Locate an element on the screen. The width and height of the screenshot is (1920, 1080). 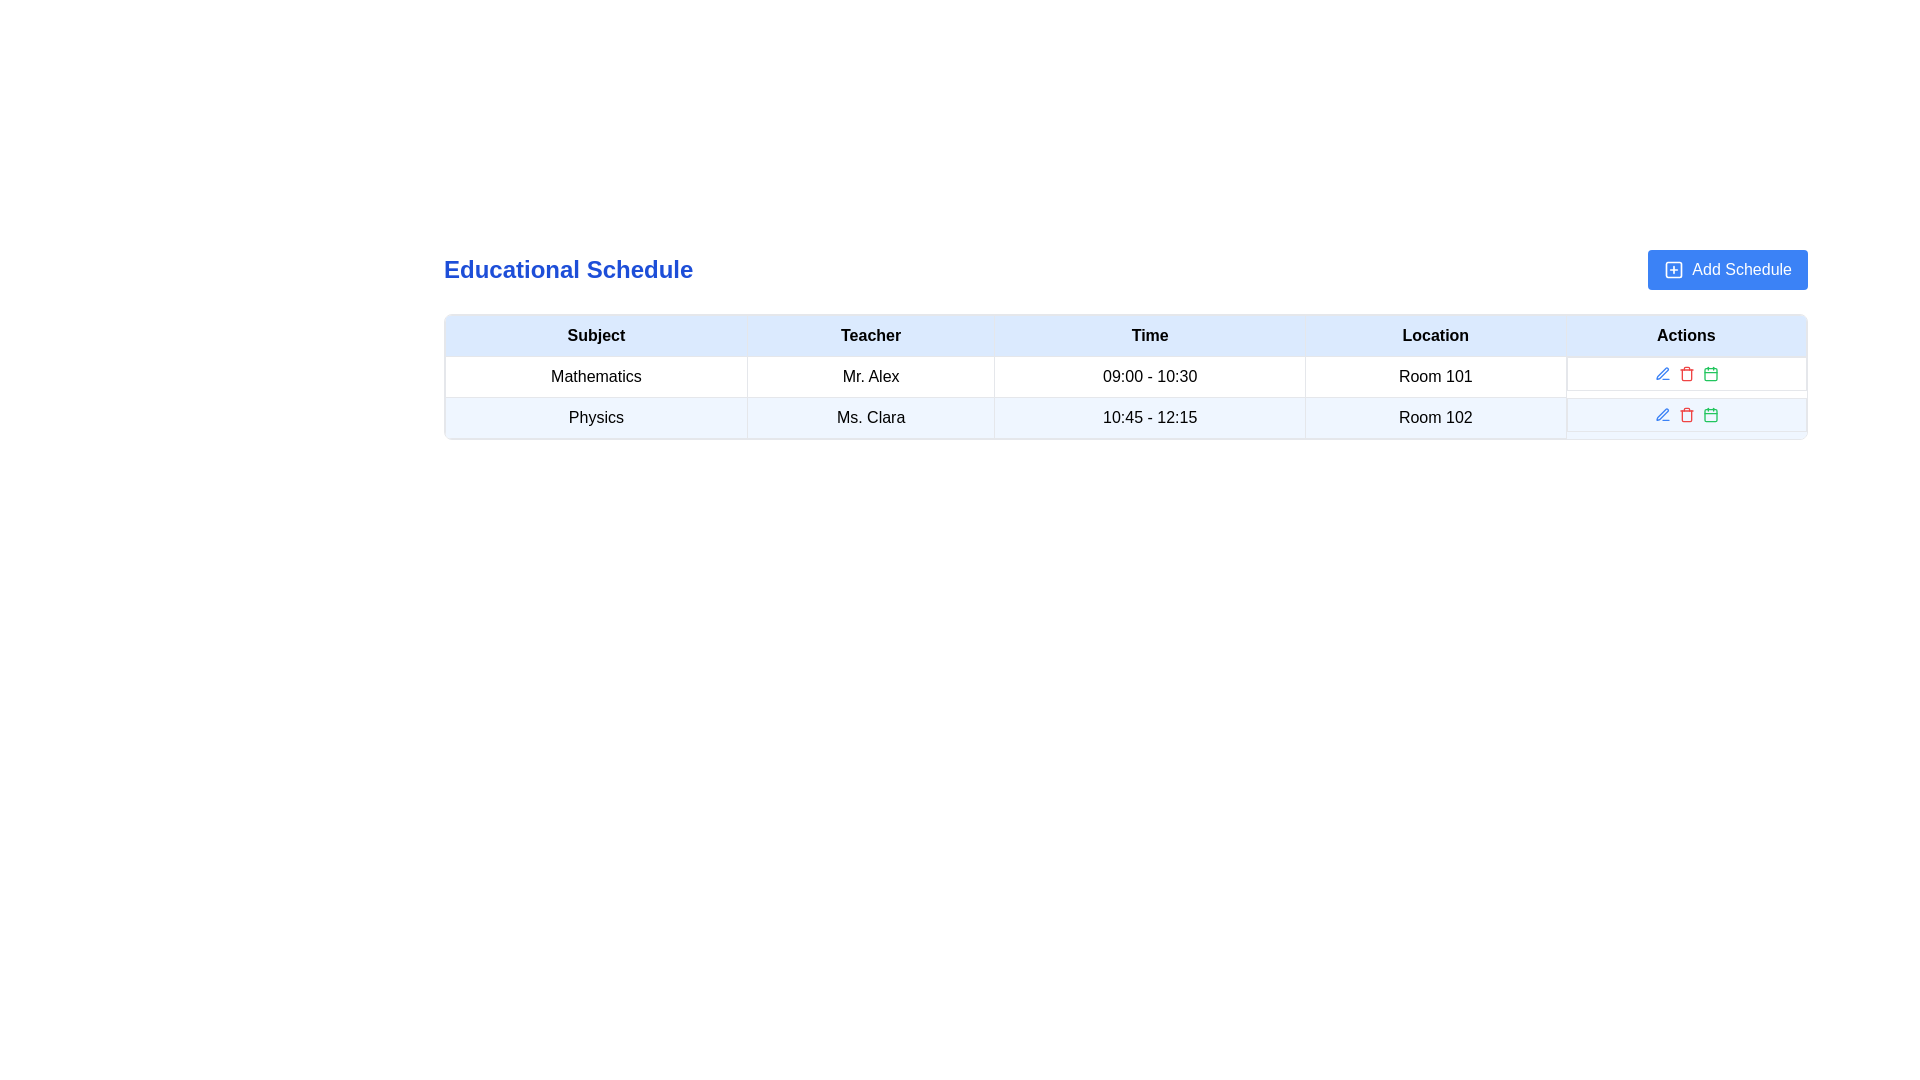
the Text Label displaying 'Mr. Alex' in the 'Teacher' column of the first row in the table format is located at coordinates (871, 377).